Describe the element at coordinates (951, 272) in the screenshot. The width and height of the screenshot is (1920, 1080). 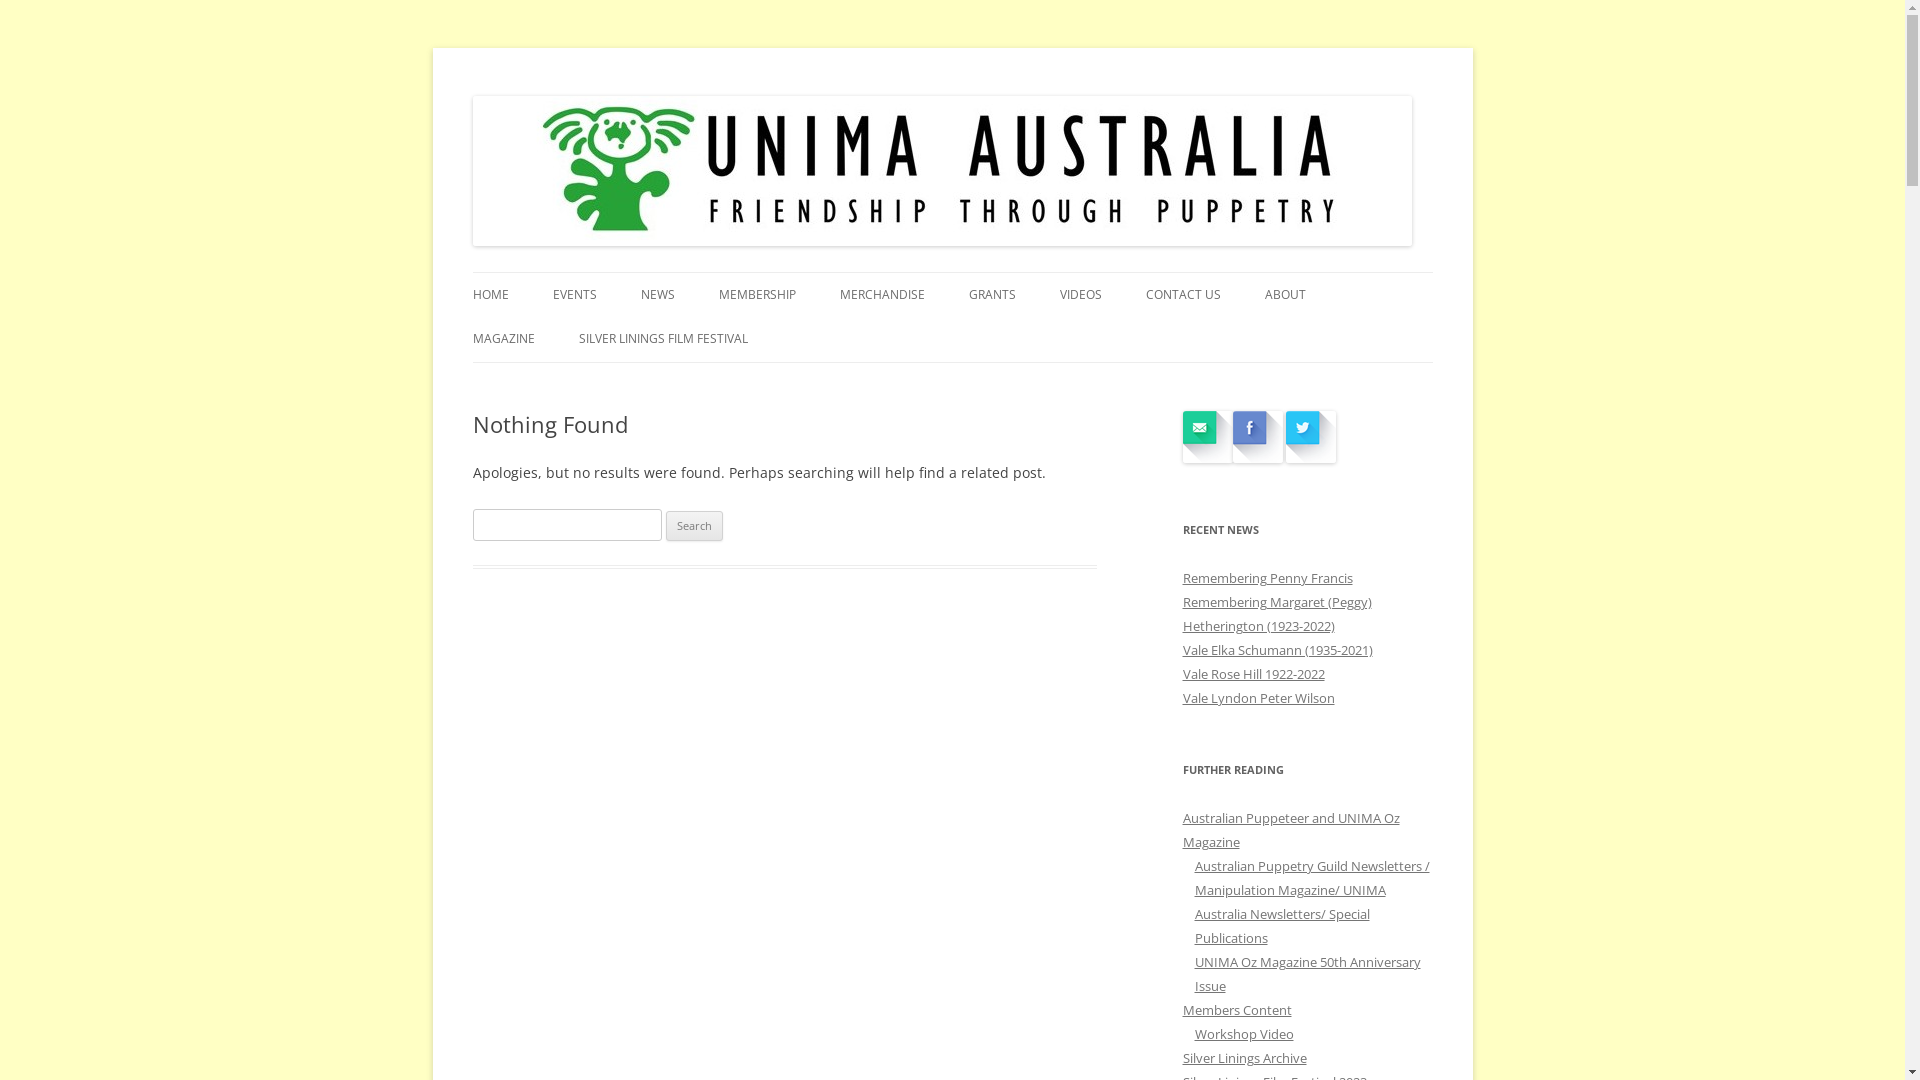
I see `'Skip to content'` at that location.